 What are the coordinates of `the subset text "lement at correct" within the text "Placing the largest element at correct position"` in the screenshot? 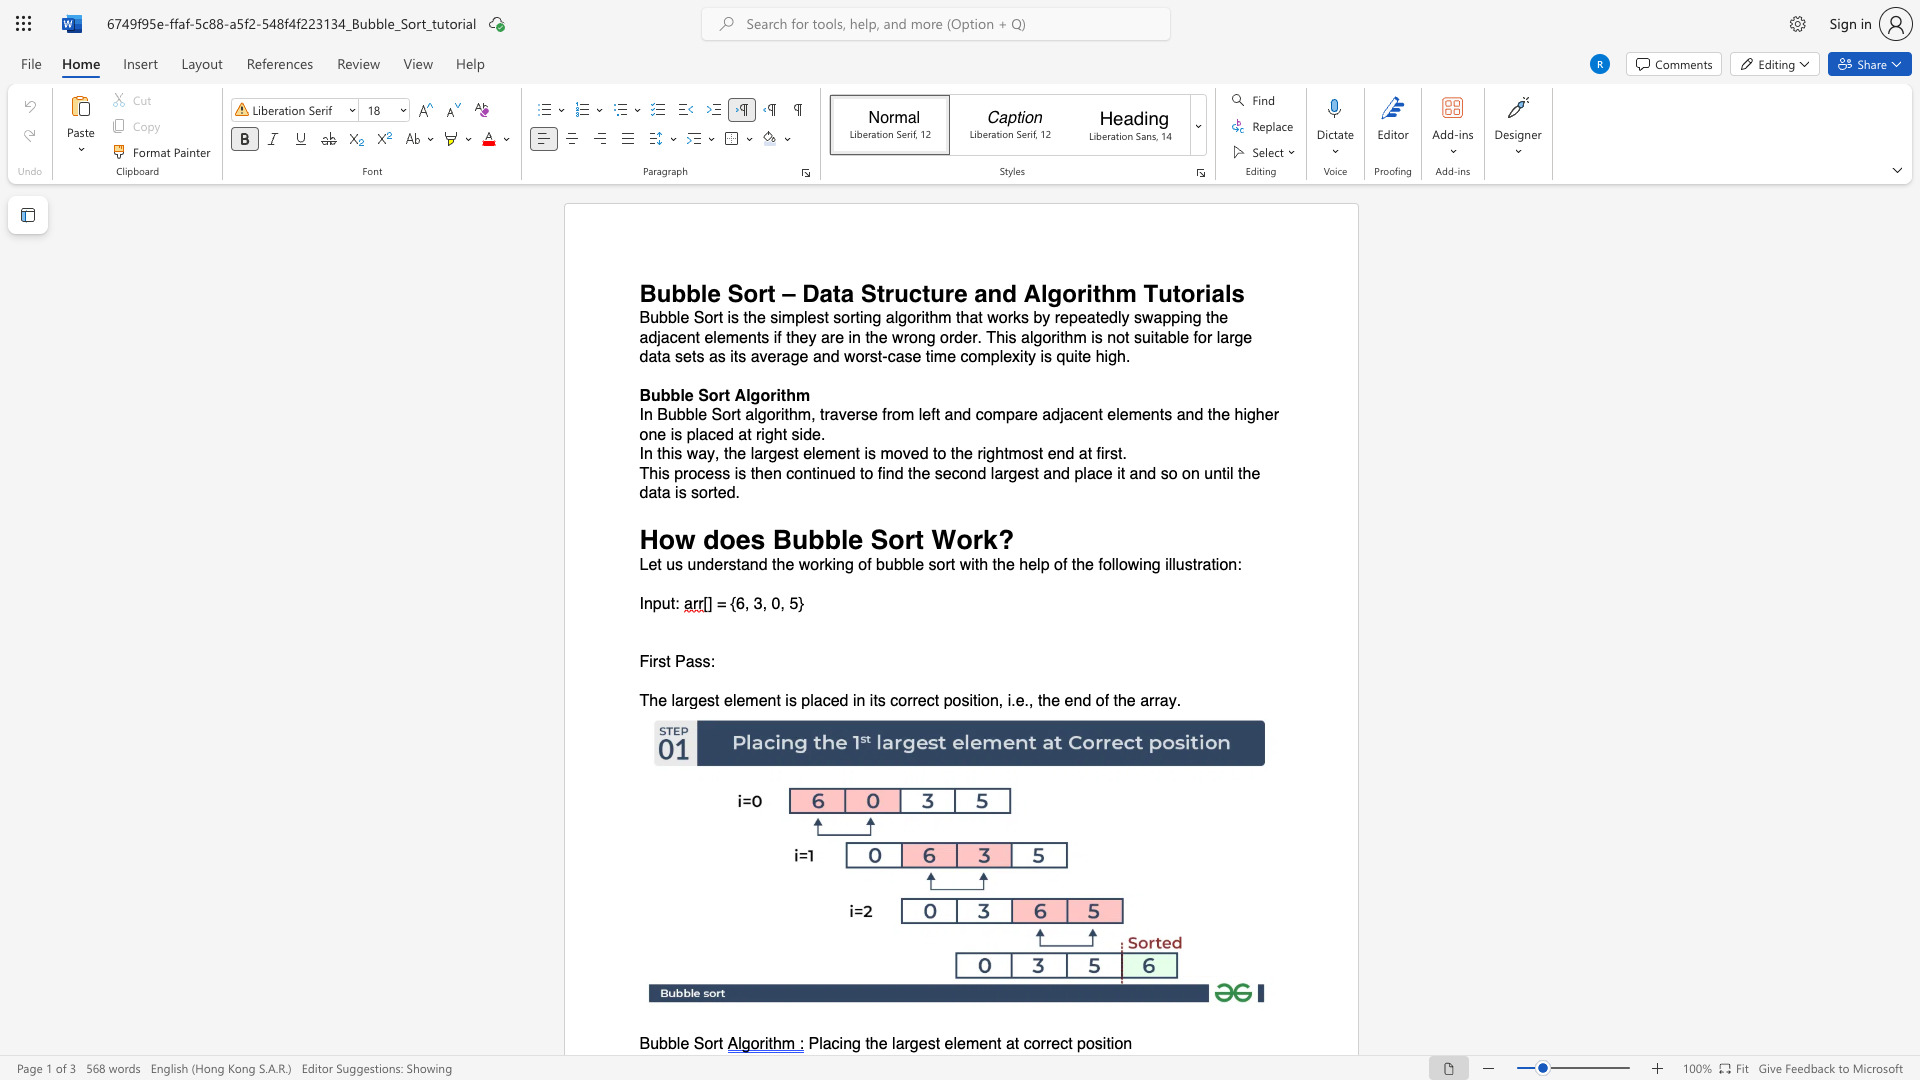 It's located at (952, 1043).